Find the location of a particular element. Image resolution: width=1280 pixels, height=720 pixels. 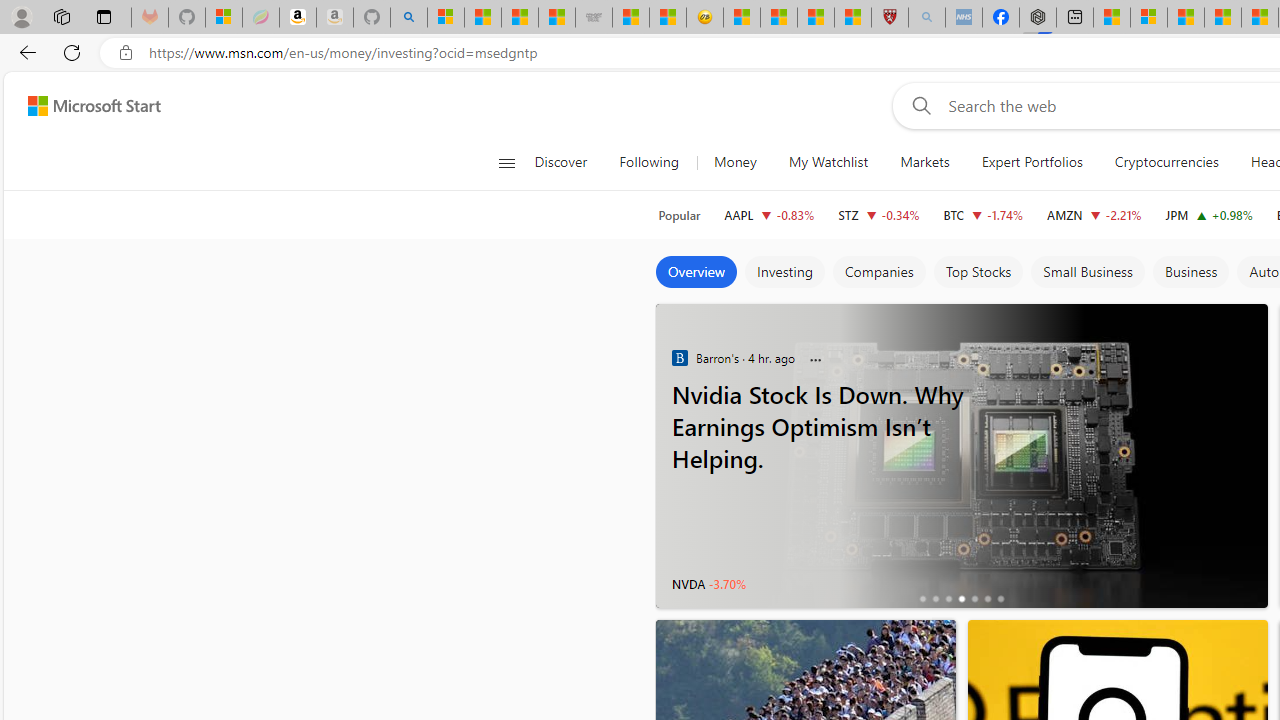

'Small Business' is located at coordinates (1087, 272).